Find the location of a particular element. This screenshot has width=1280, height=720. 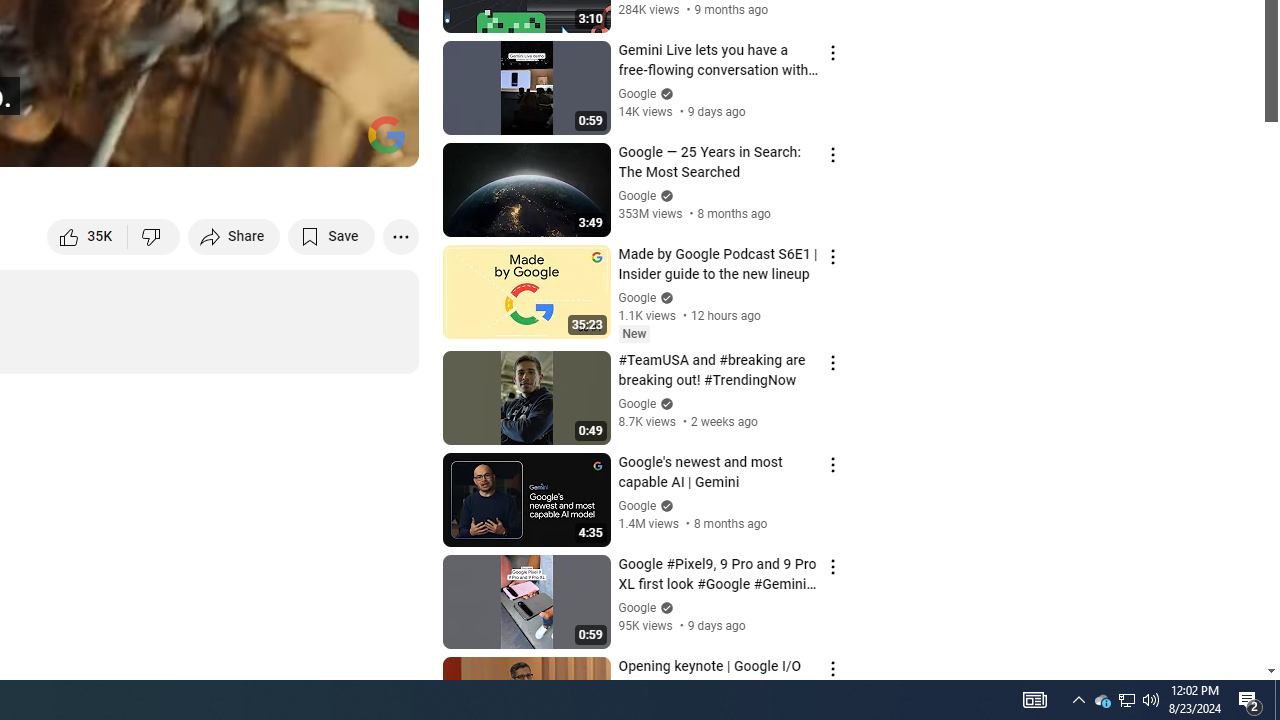

'Theater mode (t)' is located at coordinates (334, 141).